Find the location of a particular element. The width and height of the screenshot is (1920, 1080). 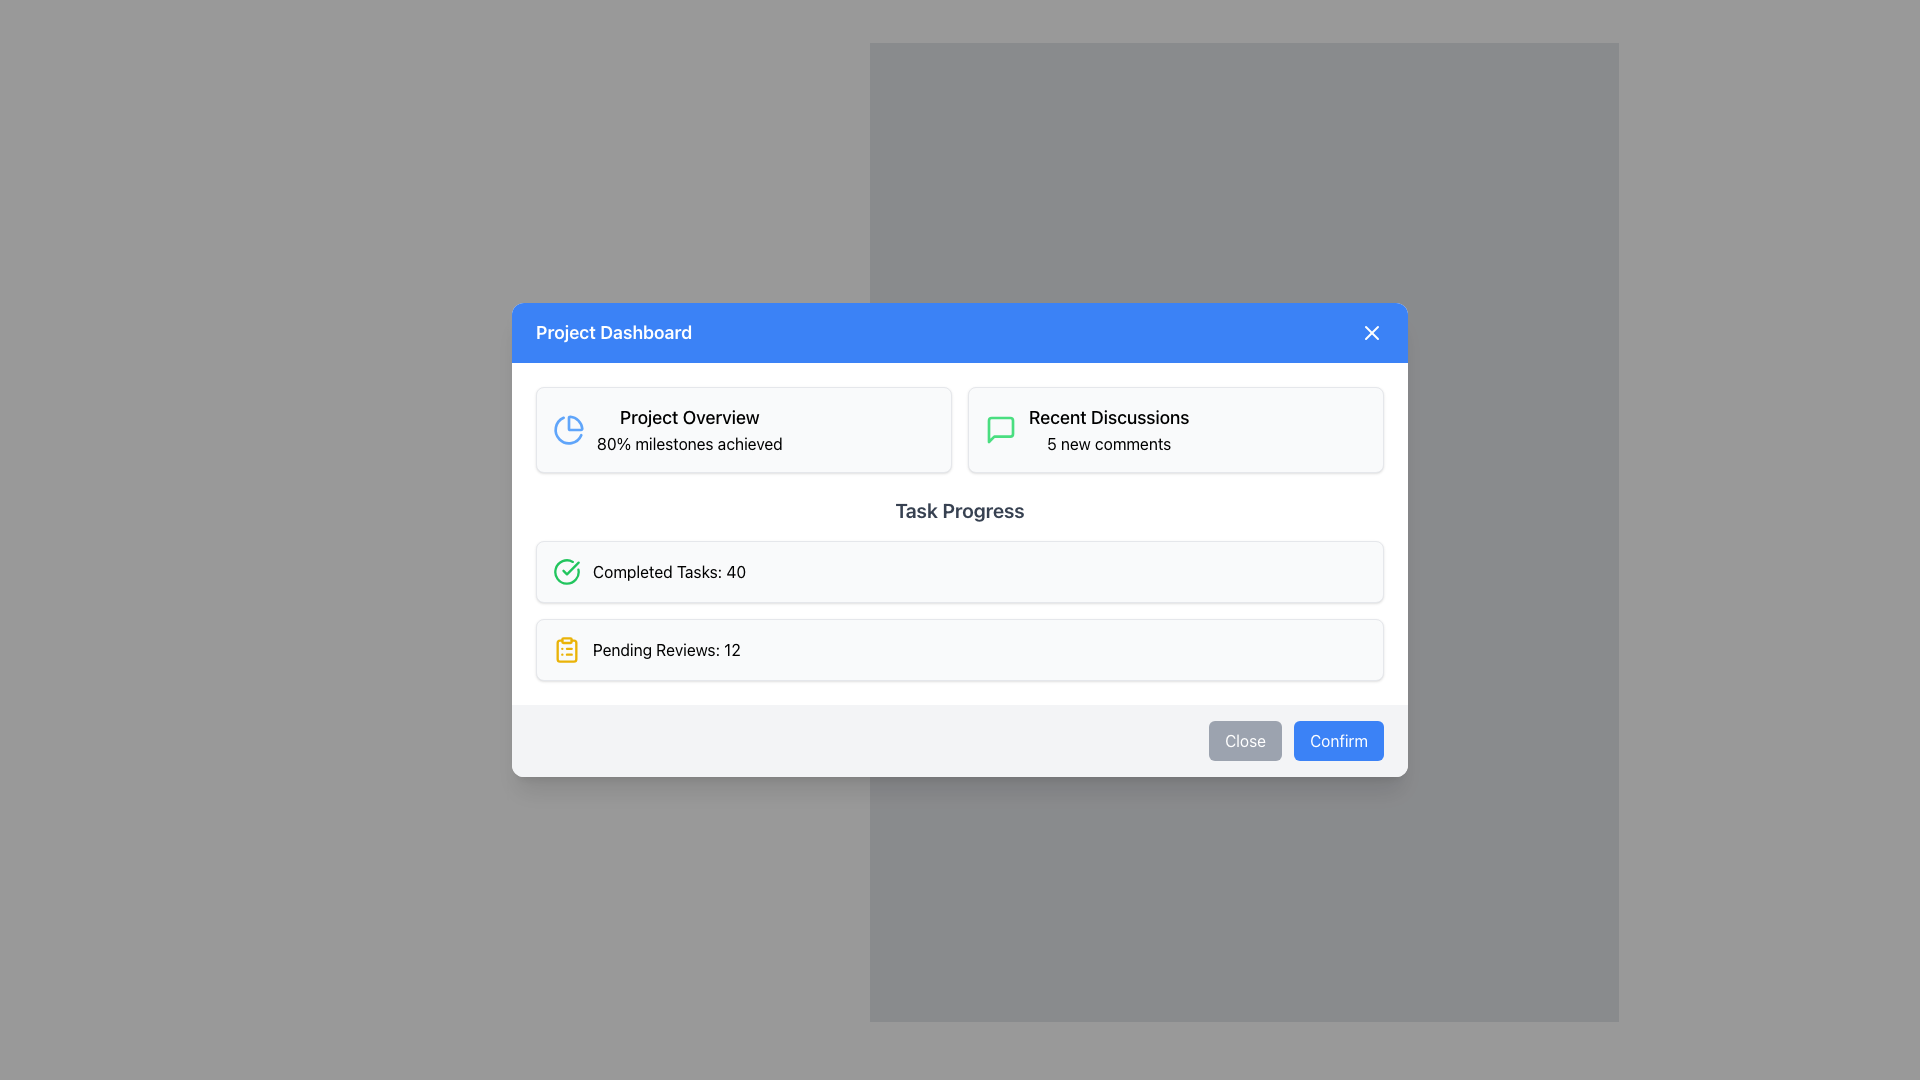

the informational card displaying the count of pending reviews located below the 'Completed Tasks' card in the middle column of the dialog is located at coordinates (960, 650).